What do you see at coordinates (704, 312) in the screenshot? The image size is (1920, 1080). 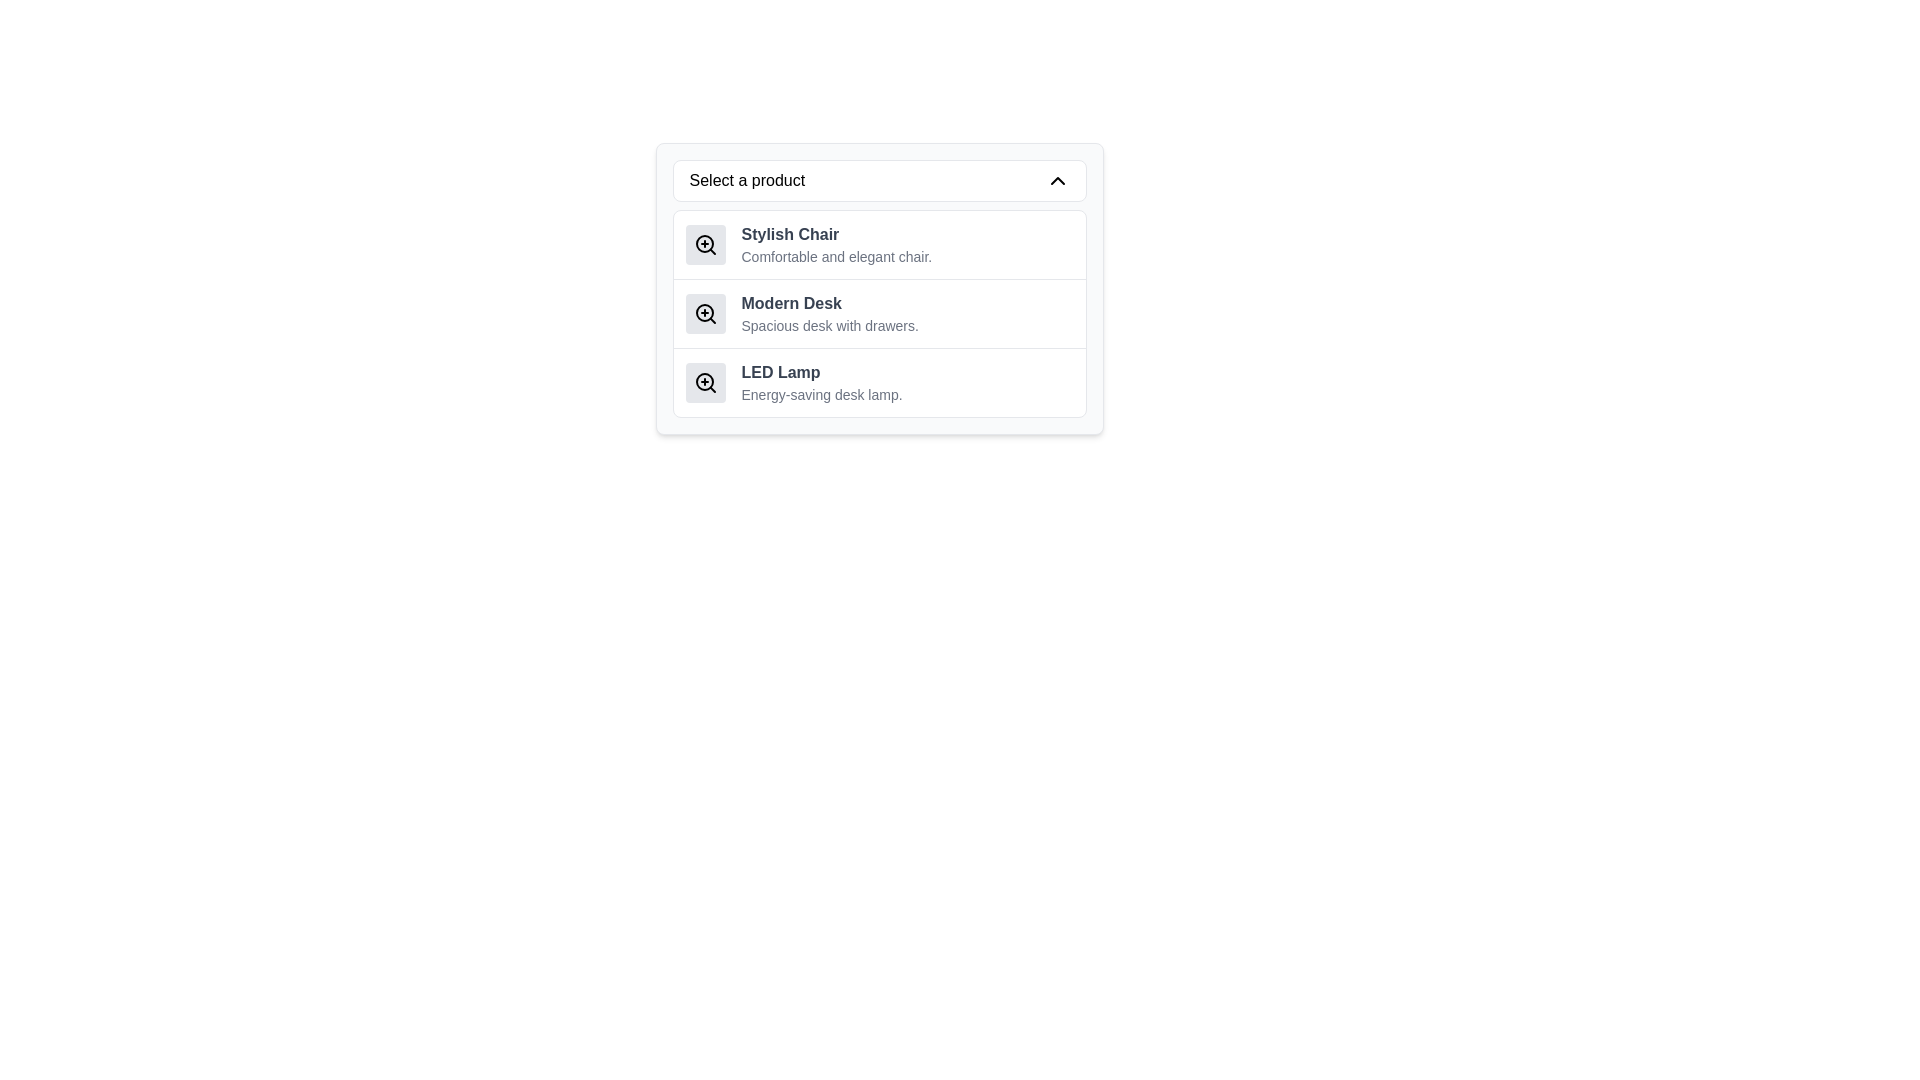 I see `the circular portion of the magnifying glass icon representing the 'zoom-in' operation for the 'Modern Desk' item in the dropdown menu` at bounding box center [704, 312].